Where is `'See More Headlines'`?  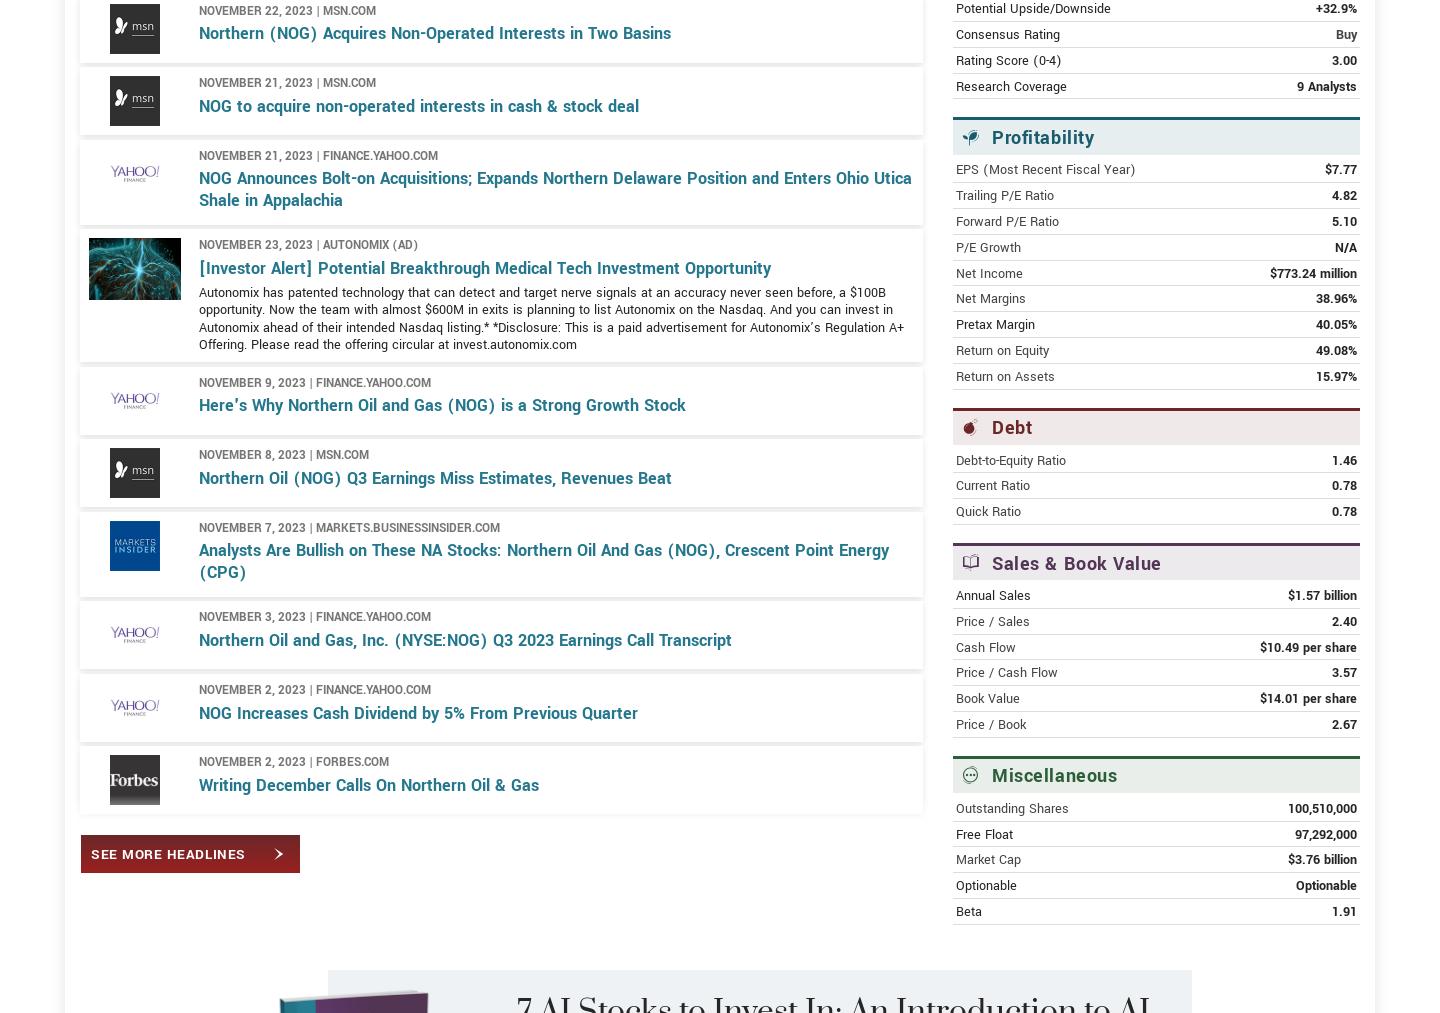
'See More Headlines' is located at coordinates (91, 926).